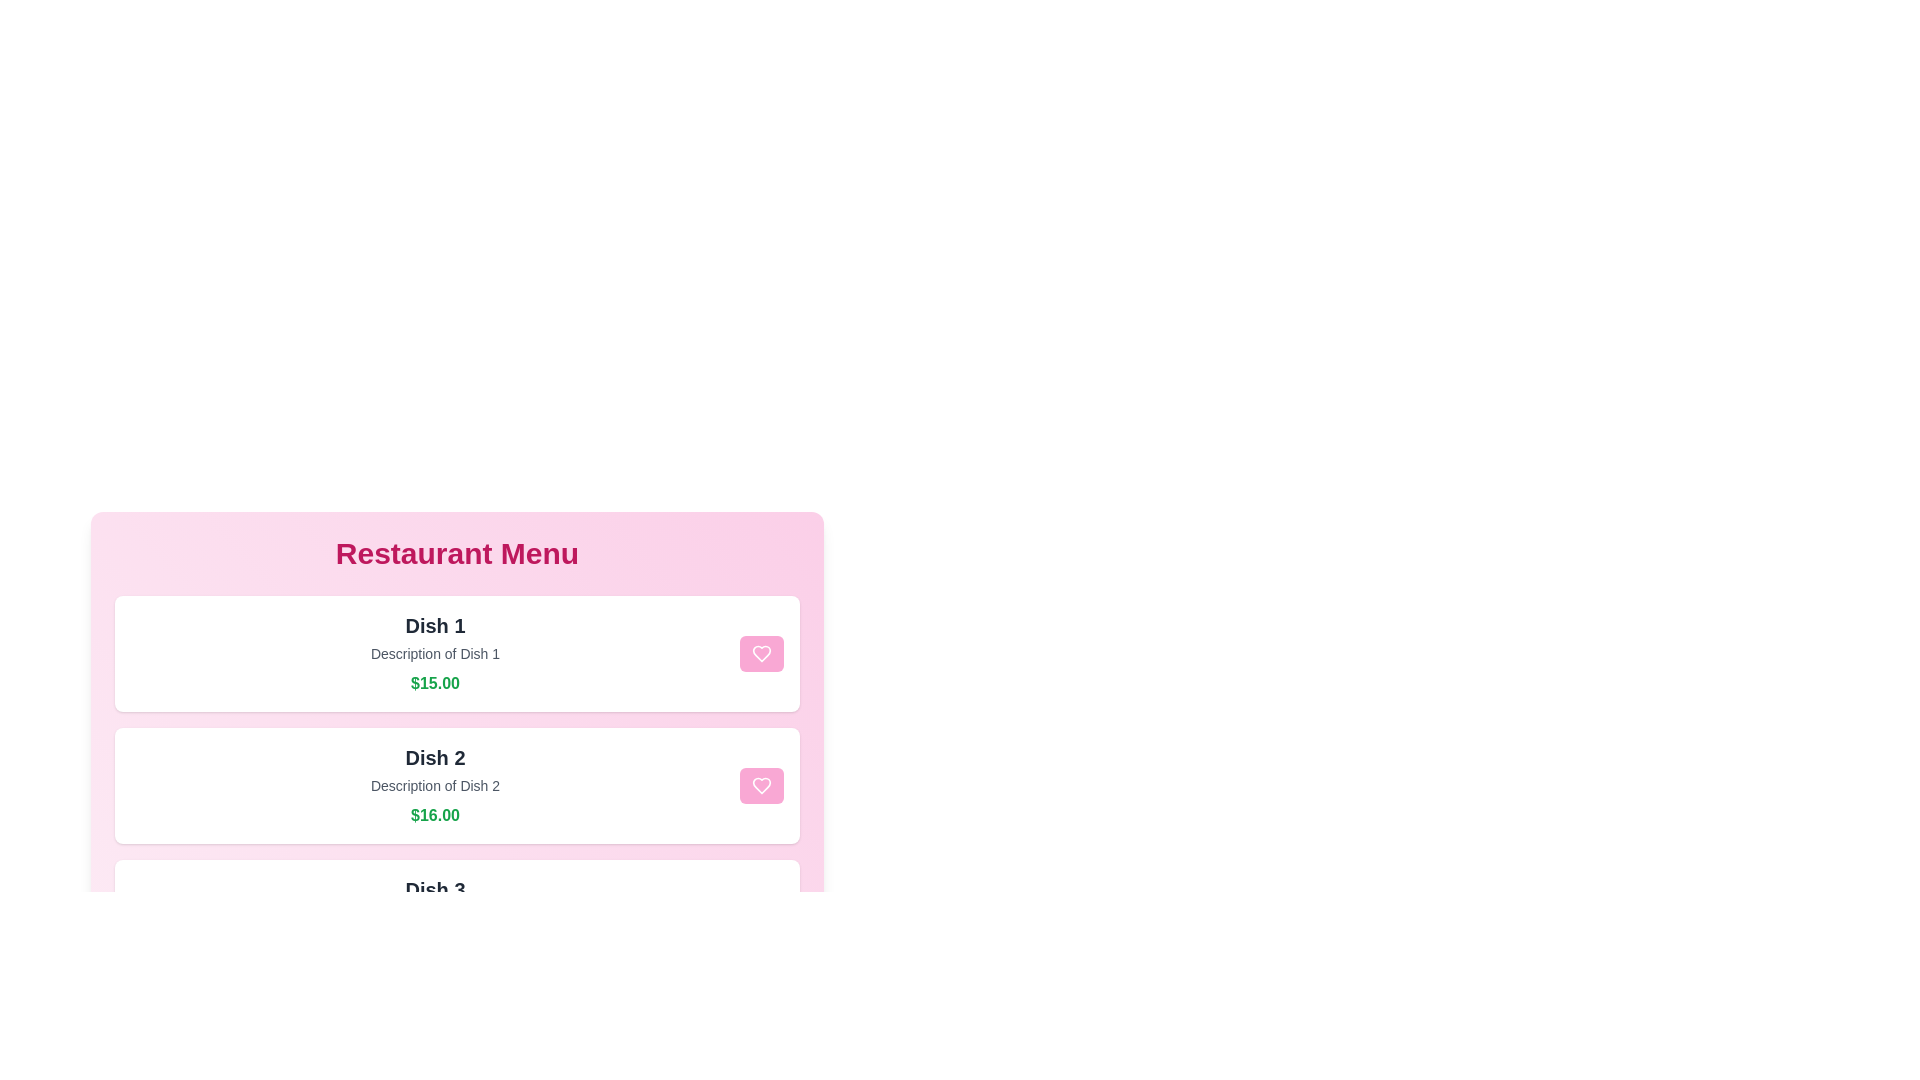  I want to click on the button located at the bottom-right corner of the 'Dish 2' card to mark it as a favorite, so click(761, 785).